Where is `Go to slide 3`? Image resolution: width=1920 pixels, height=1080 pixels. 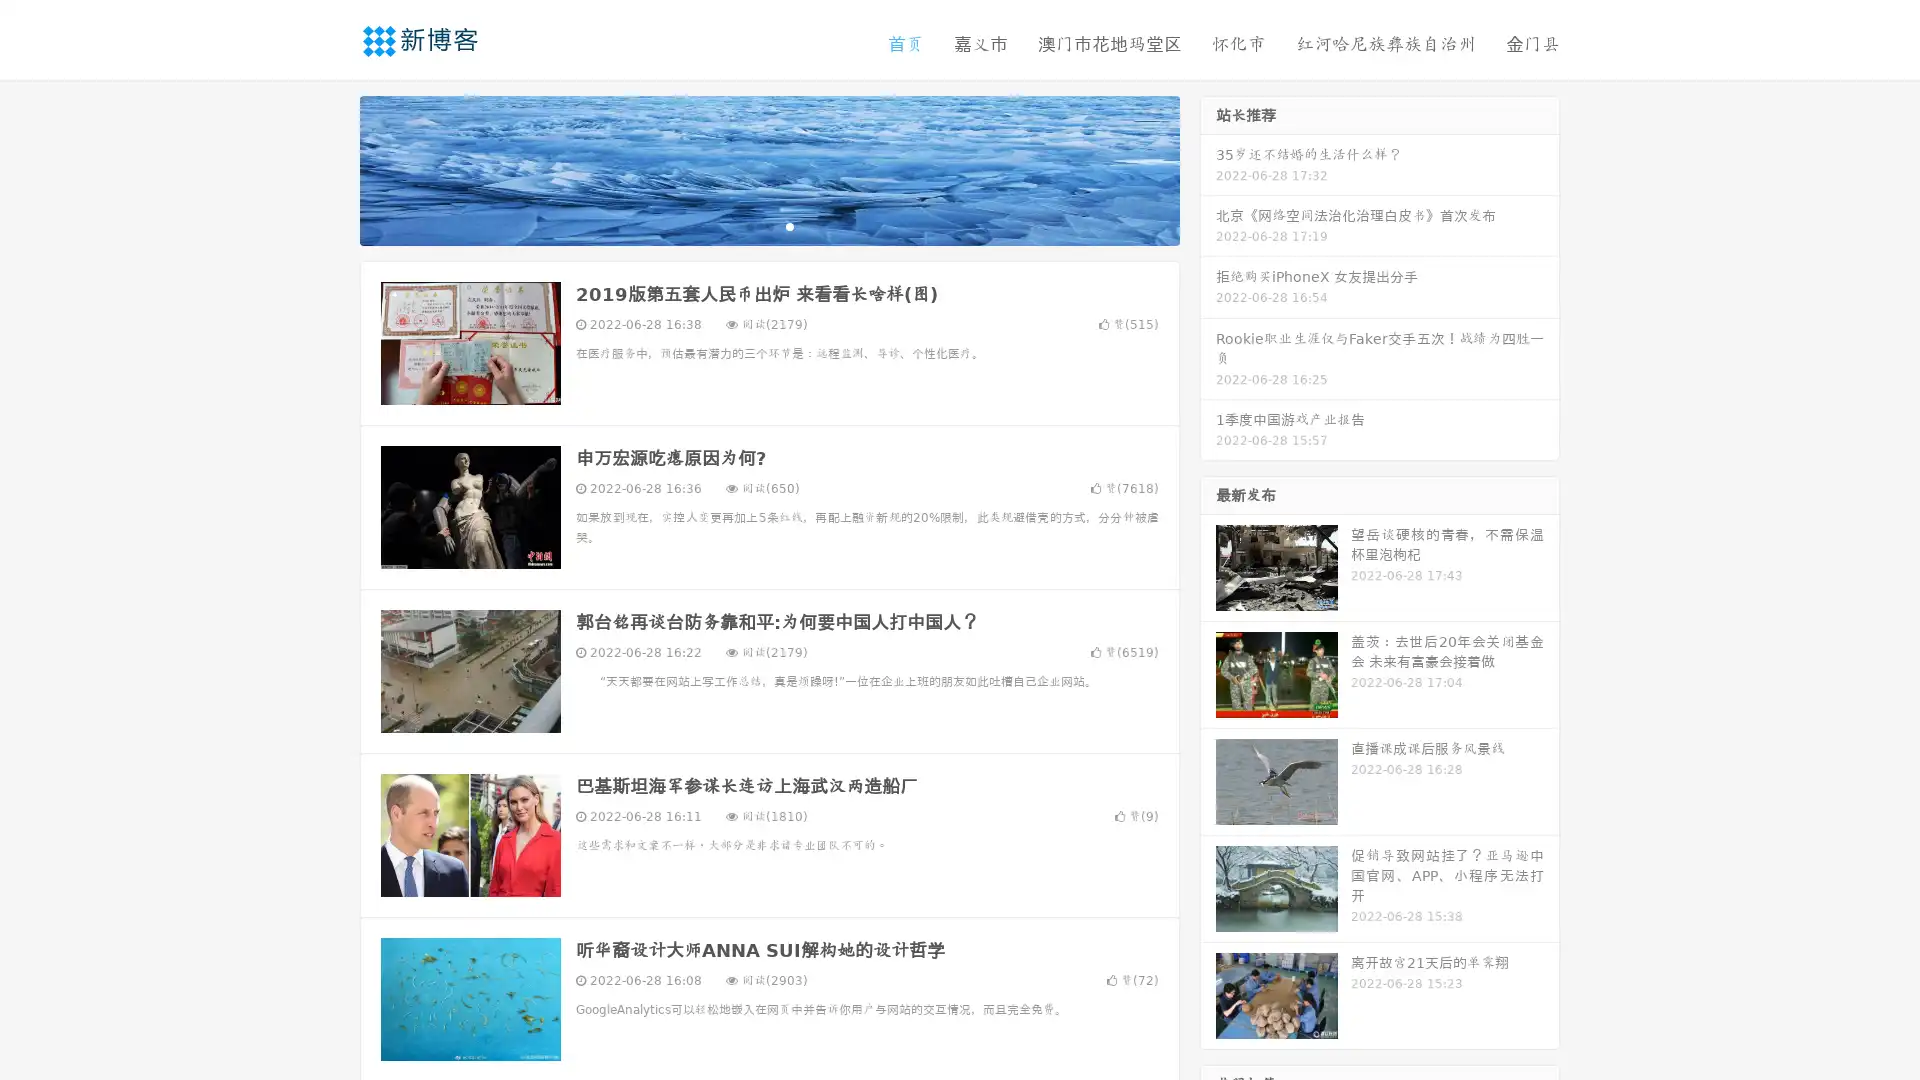
Go to slide 3 is located at coordinates (789, 225).